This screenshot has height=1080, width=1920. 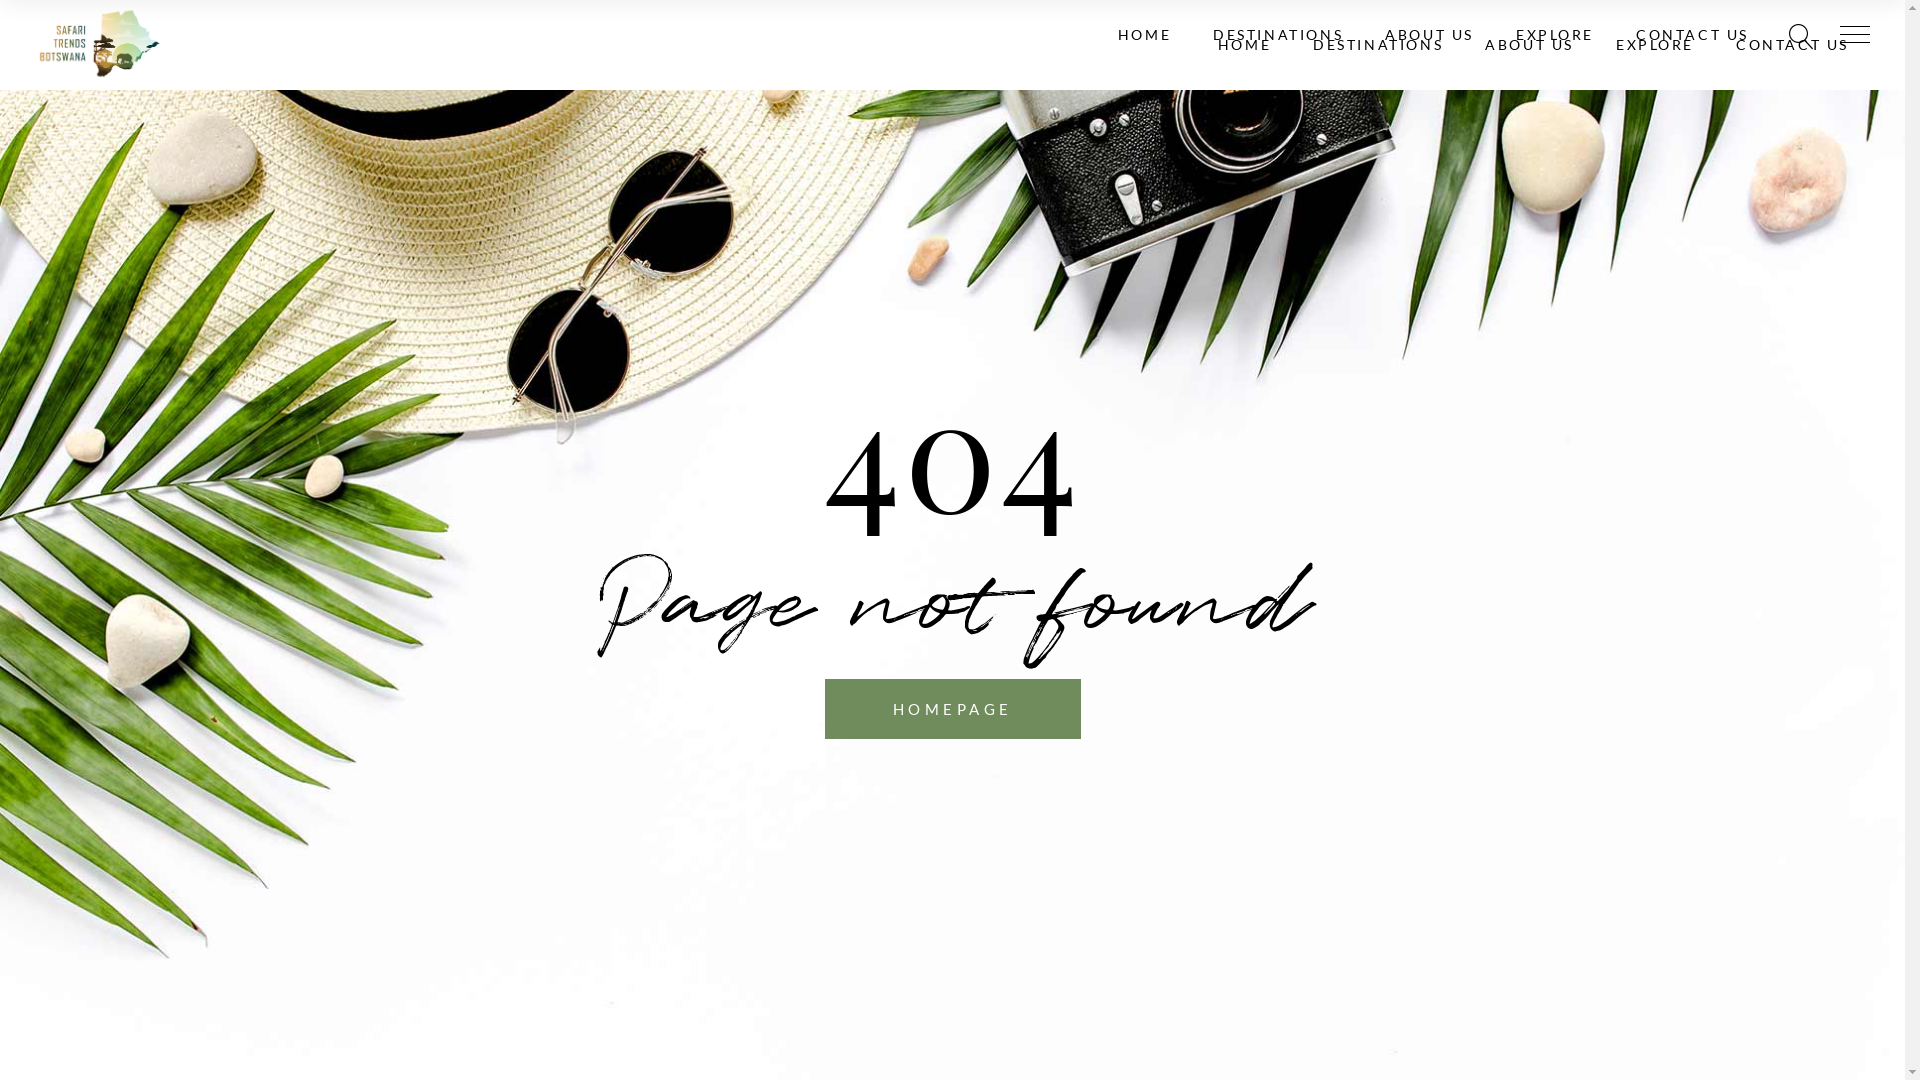 I want to click on 'HOME', so click(x=1144, y=34).